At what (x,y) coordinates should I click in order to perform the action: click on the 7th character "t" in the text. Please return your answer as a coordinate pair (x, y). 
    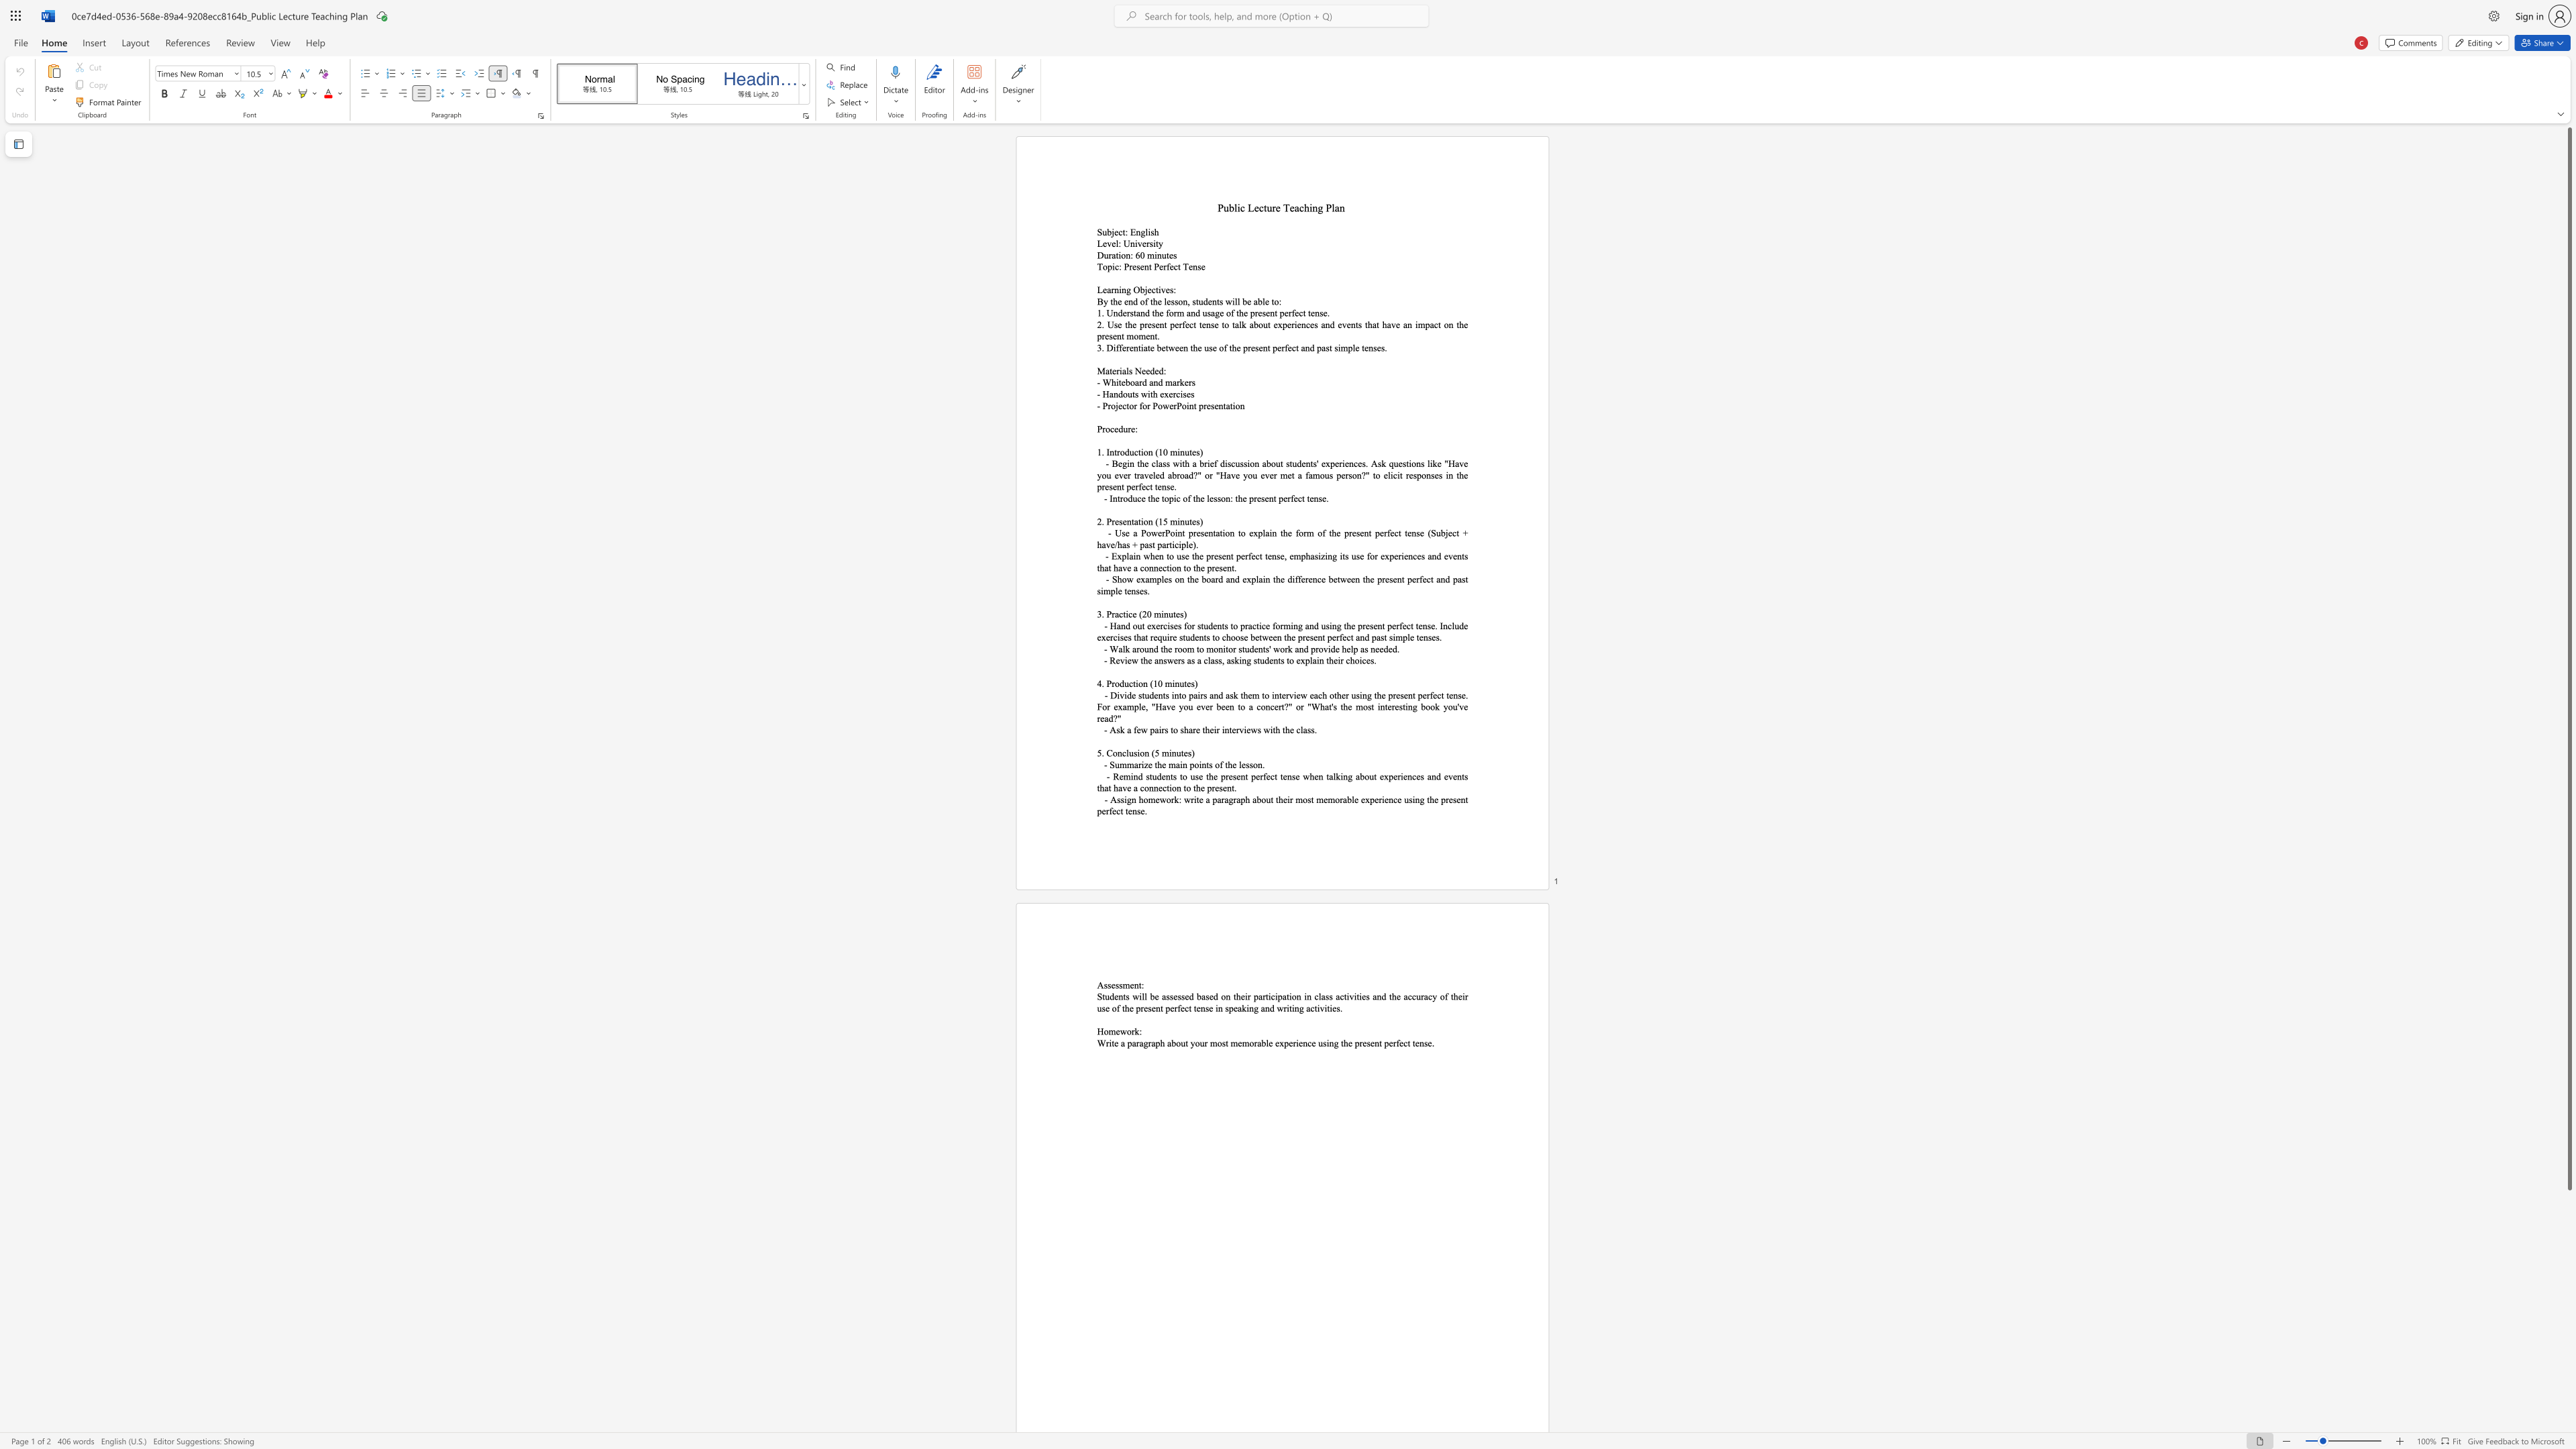
    Looking at the image, I should click on (1465, 579).